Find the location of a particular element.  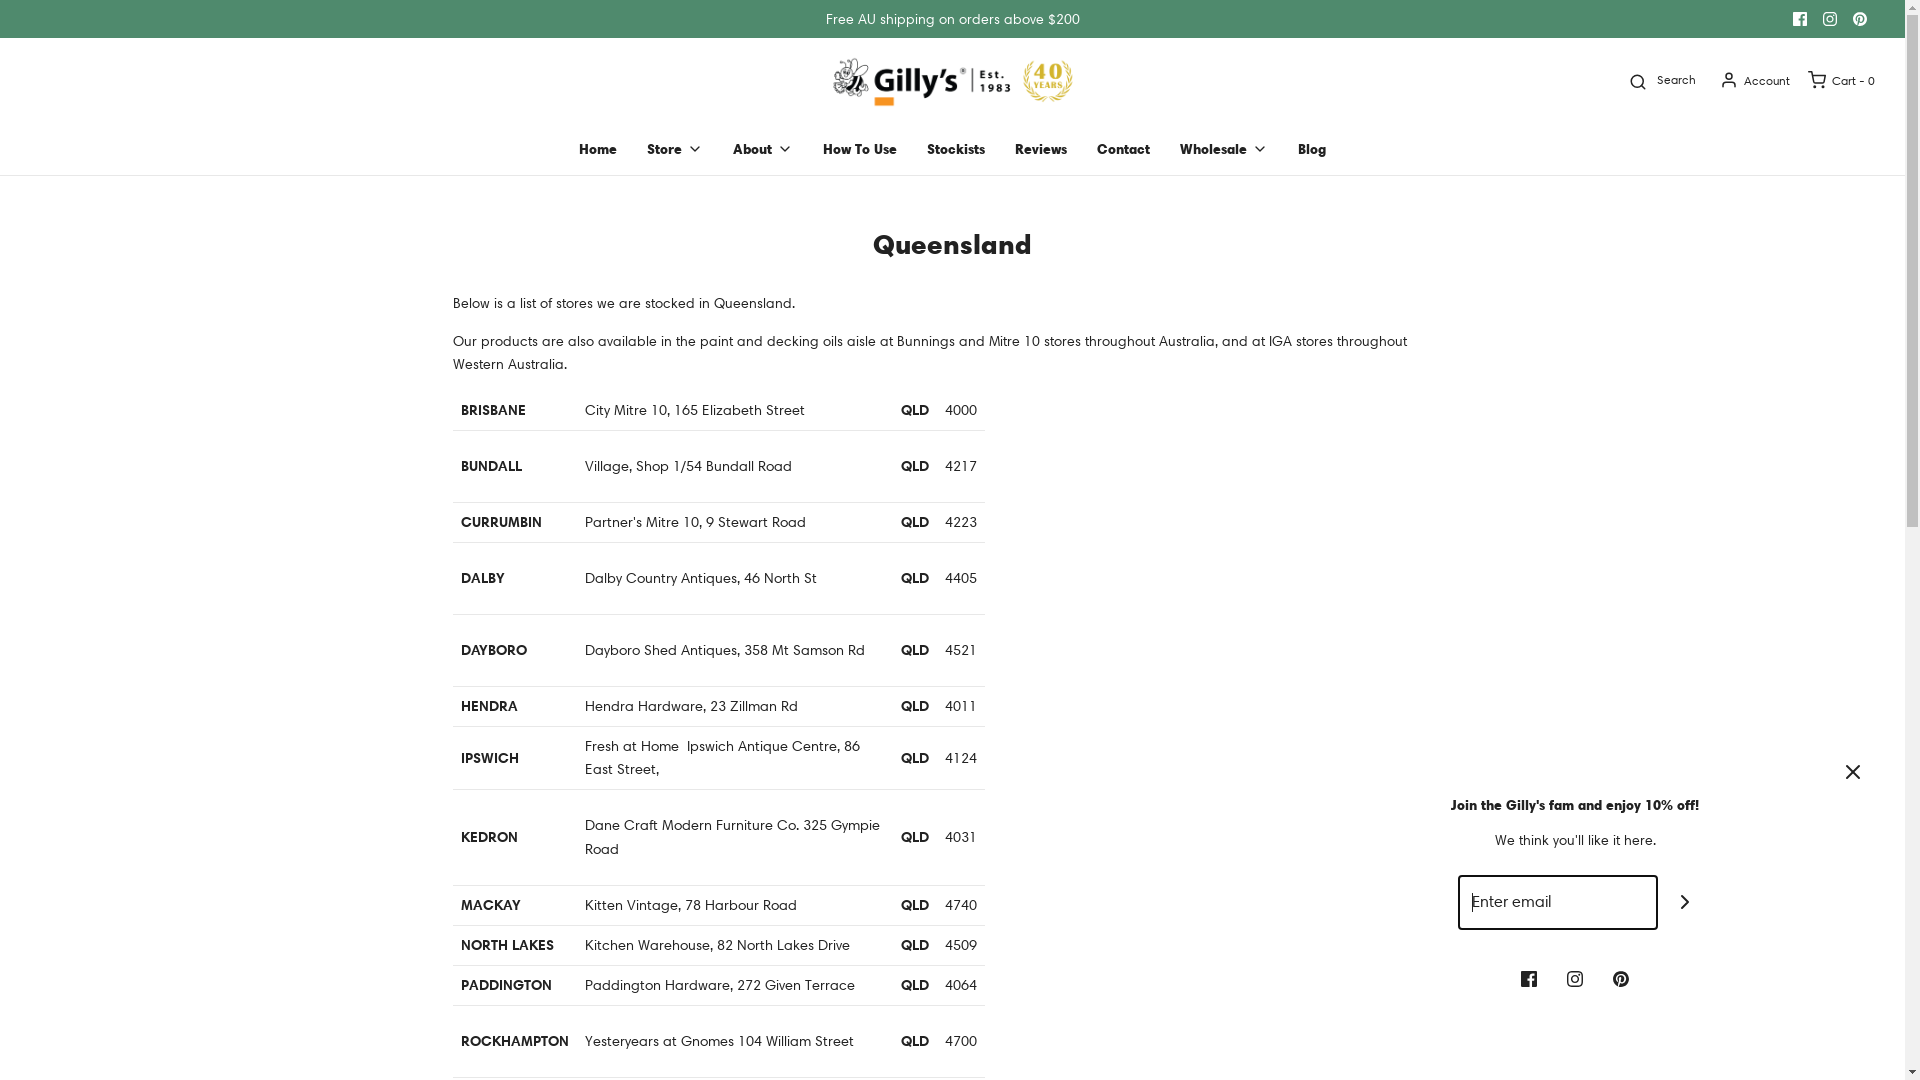

'Paddington Hardware' is located at coordinates (656, 983).